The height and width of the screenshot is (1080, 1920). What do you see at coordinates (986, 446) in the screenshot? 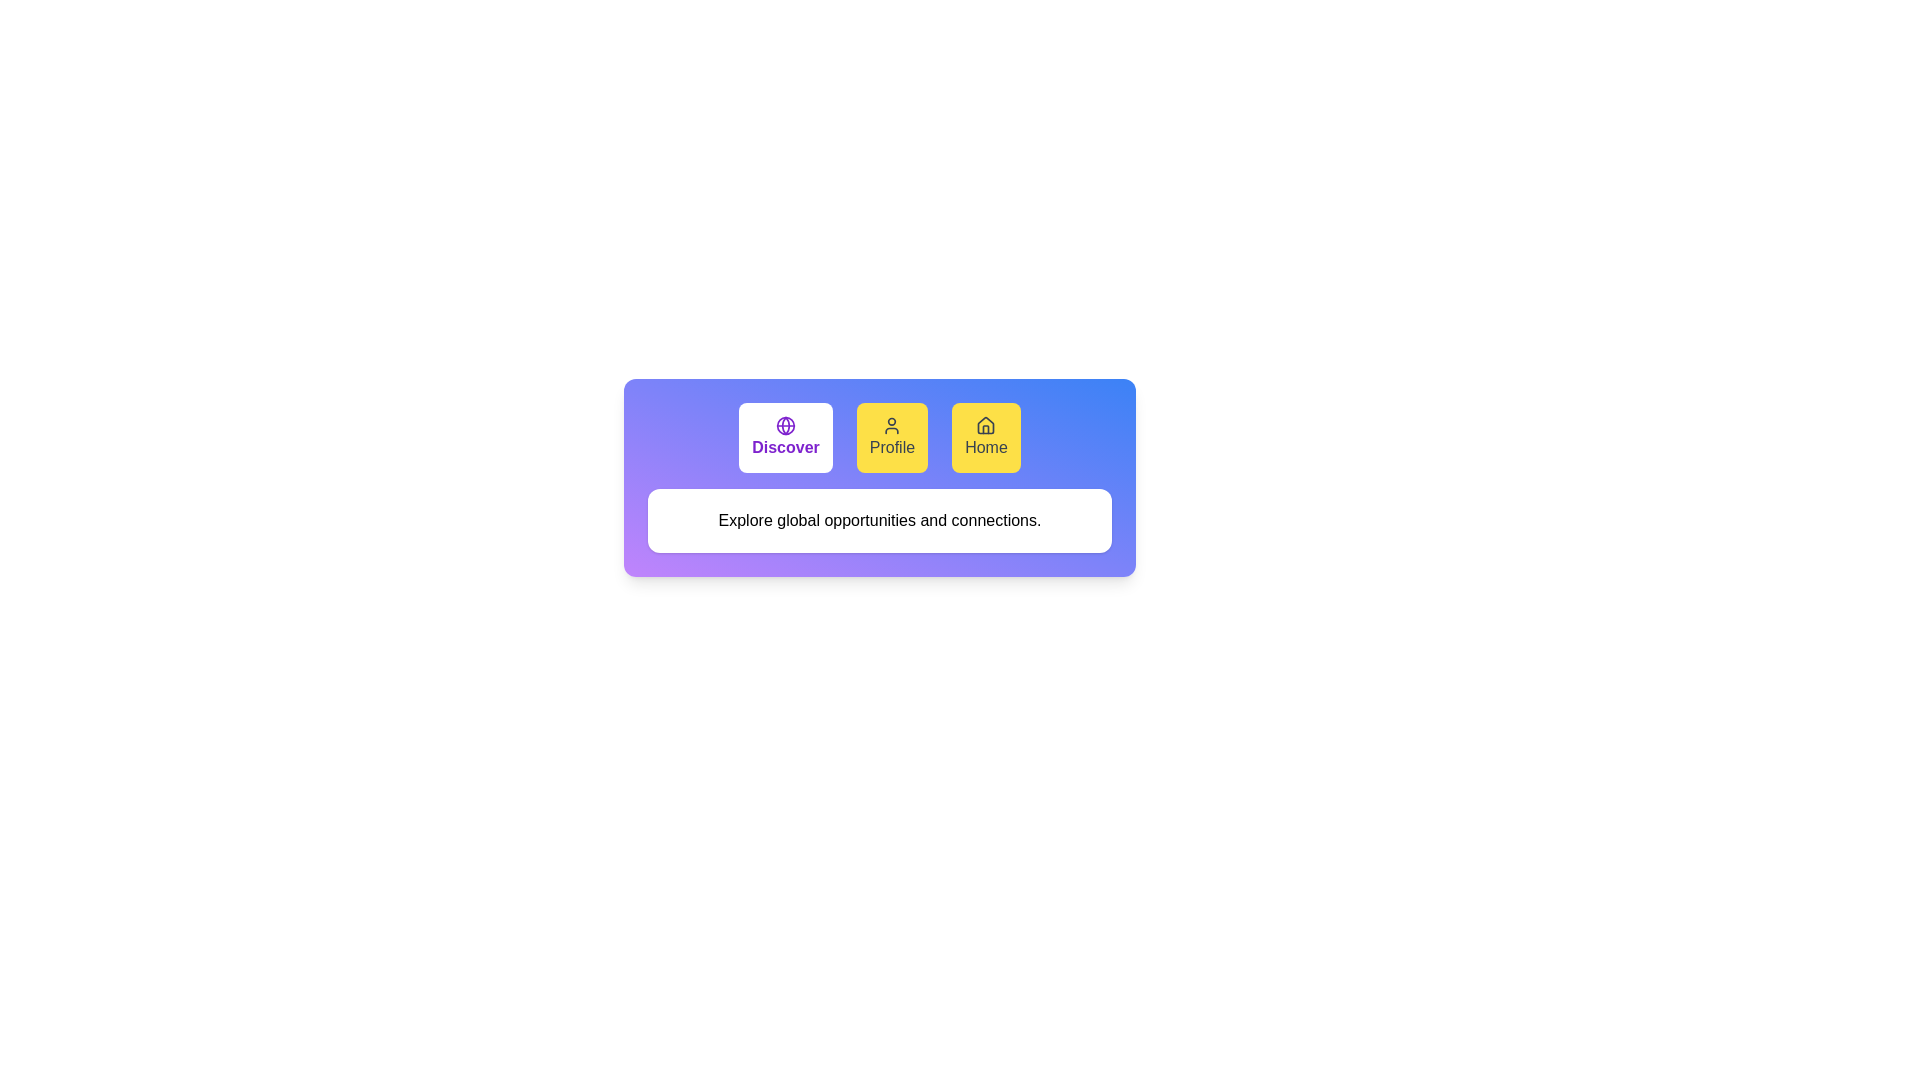
I see `the 'Home' text label located within the 'Home' button, which is the third button in a row of three buttons ('Discover', 'Profile', 'Home')` at bounding box center [986, 446].